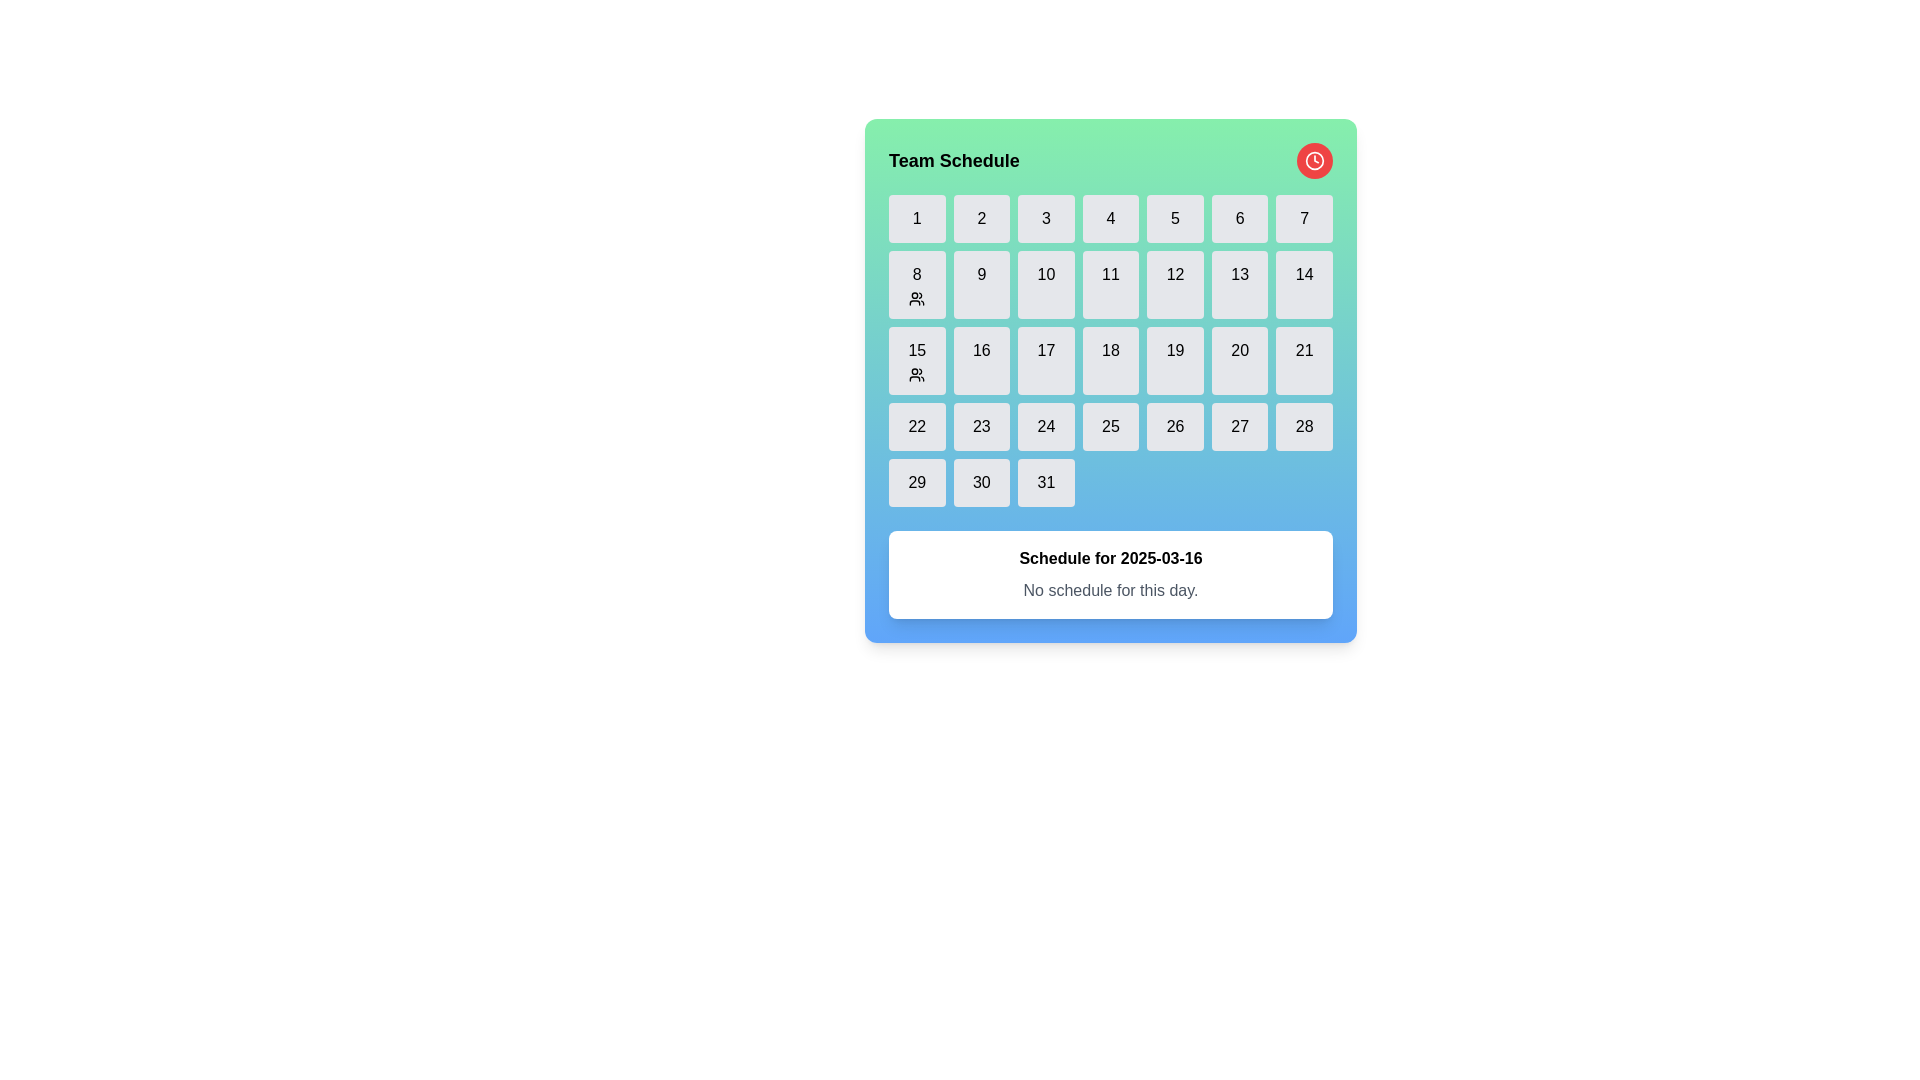 The height and width of the screenshot is (1080, 1920). What do you see at coordinates (1304, 285) in the screenshot?
I see `the rounded rectangular button with a light gray background and the number '14' centered in black text, located in the fourth row and seventh column of a calendar interface` at bounding box center [1304, 285].